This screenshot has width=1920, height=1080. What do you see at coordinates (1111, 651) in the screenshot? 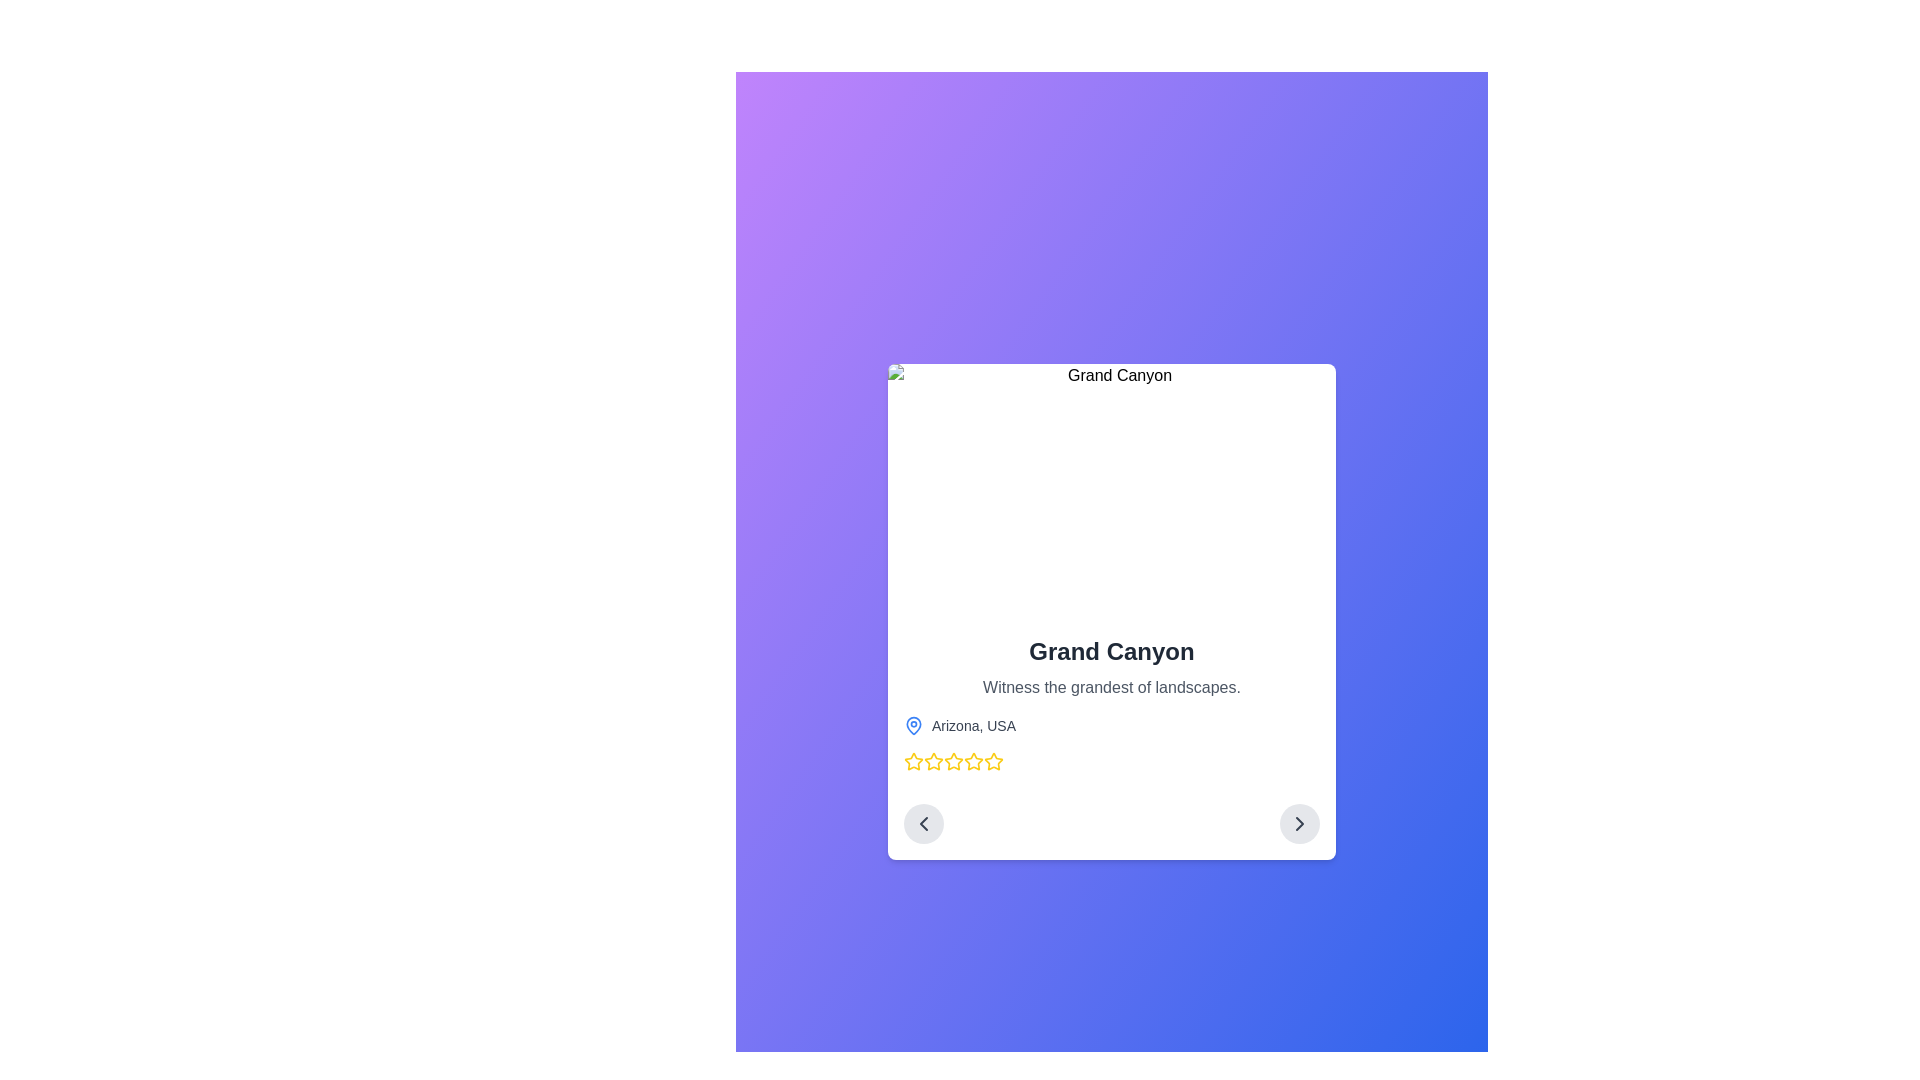
I see `the text label displaying 'Grand Canyon', which is styled in bold, large font and positioned above the description text 'Witness the grandest of landscapes.'` at bounding box center [1111, 651].